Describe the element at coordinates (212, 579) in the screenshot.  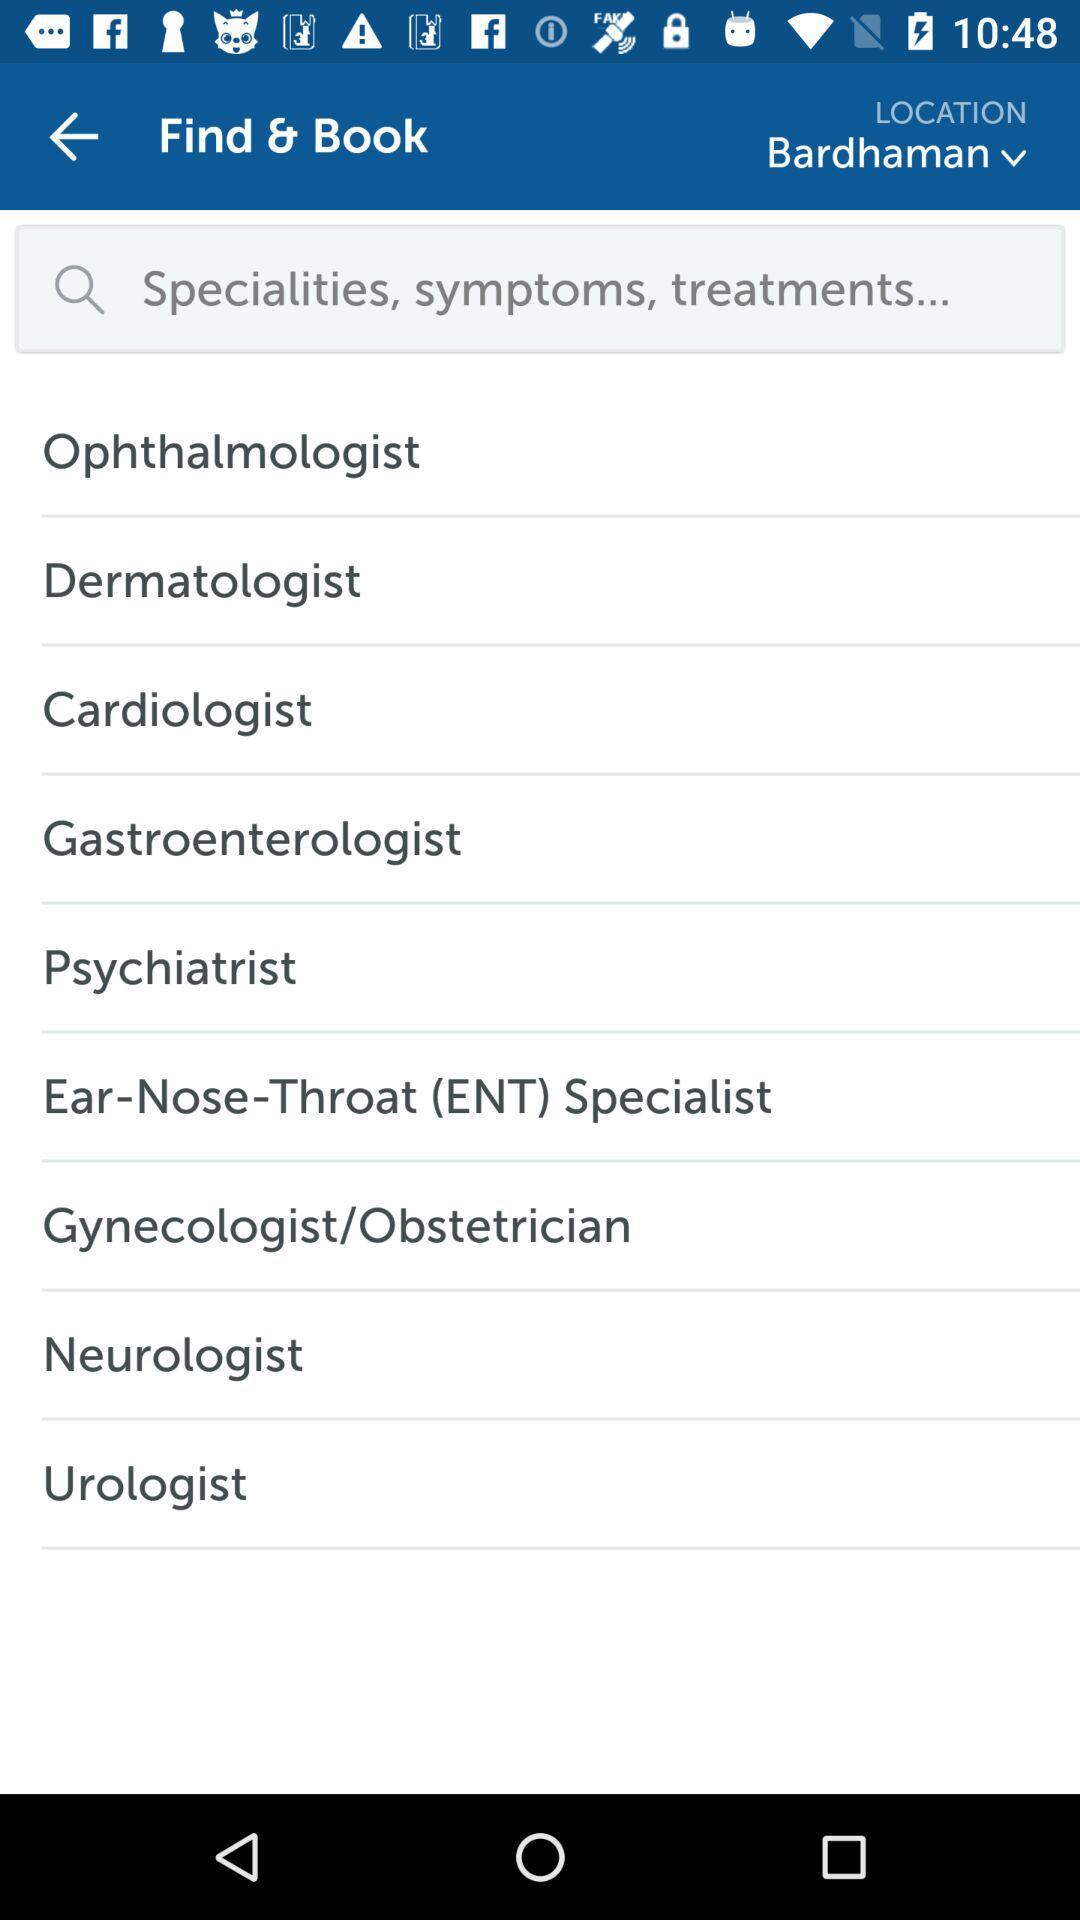
I see `the dermatologist` at that location.